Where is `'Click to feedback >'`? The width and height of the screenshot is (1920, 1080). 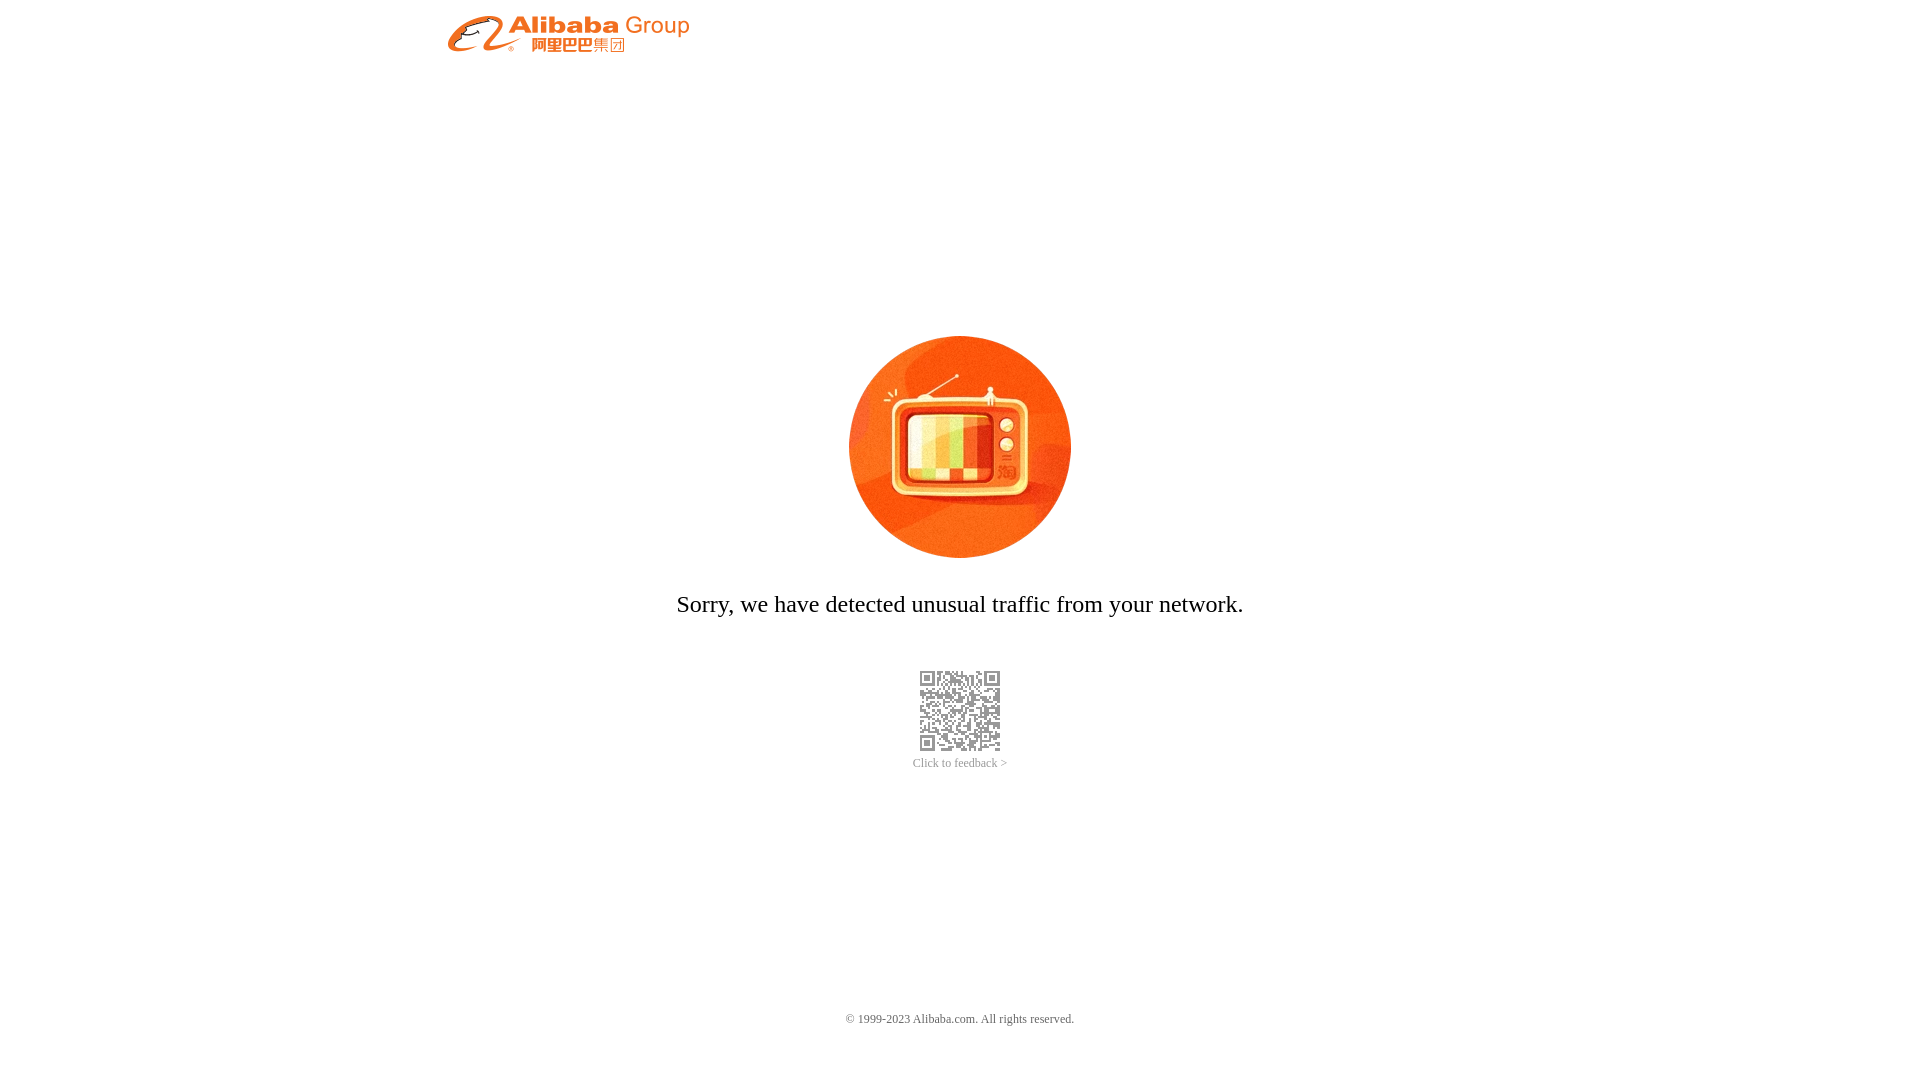
'Click to feedback >' is located at coordinates (911, 763).